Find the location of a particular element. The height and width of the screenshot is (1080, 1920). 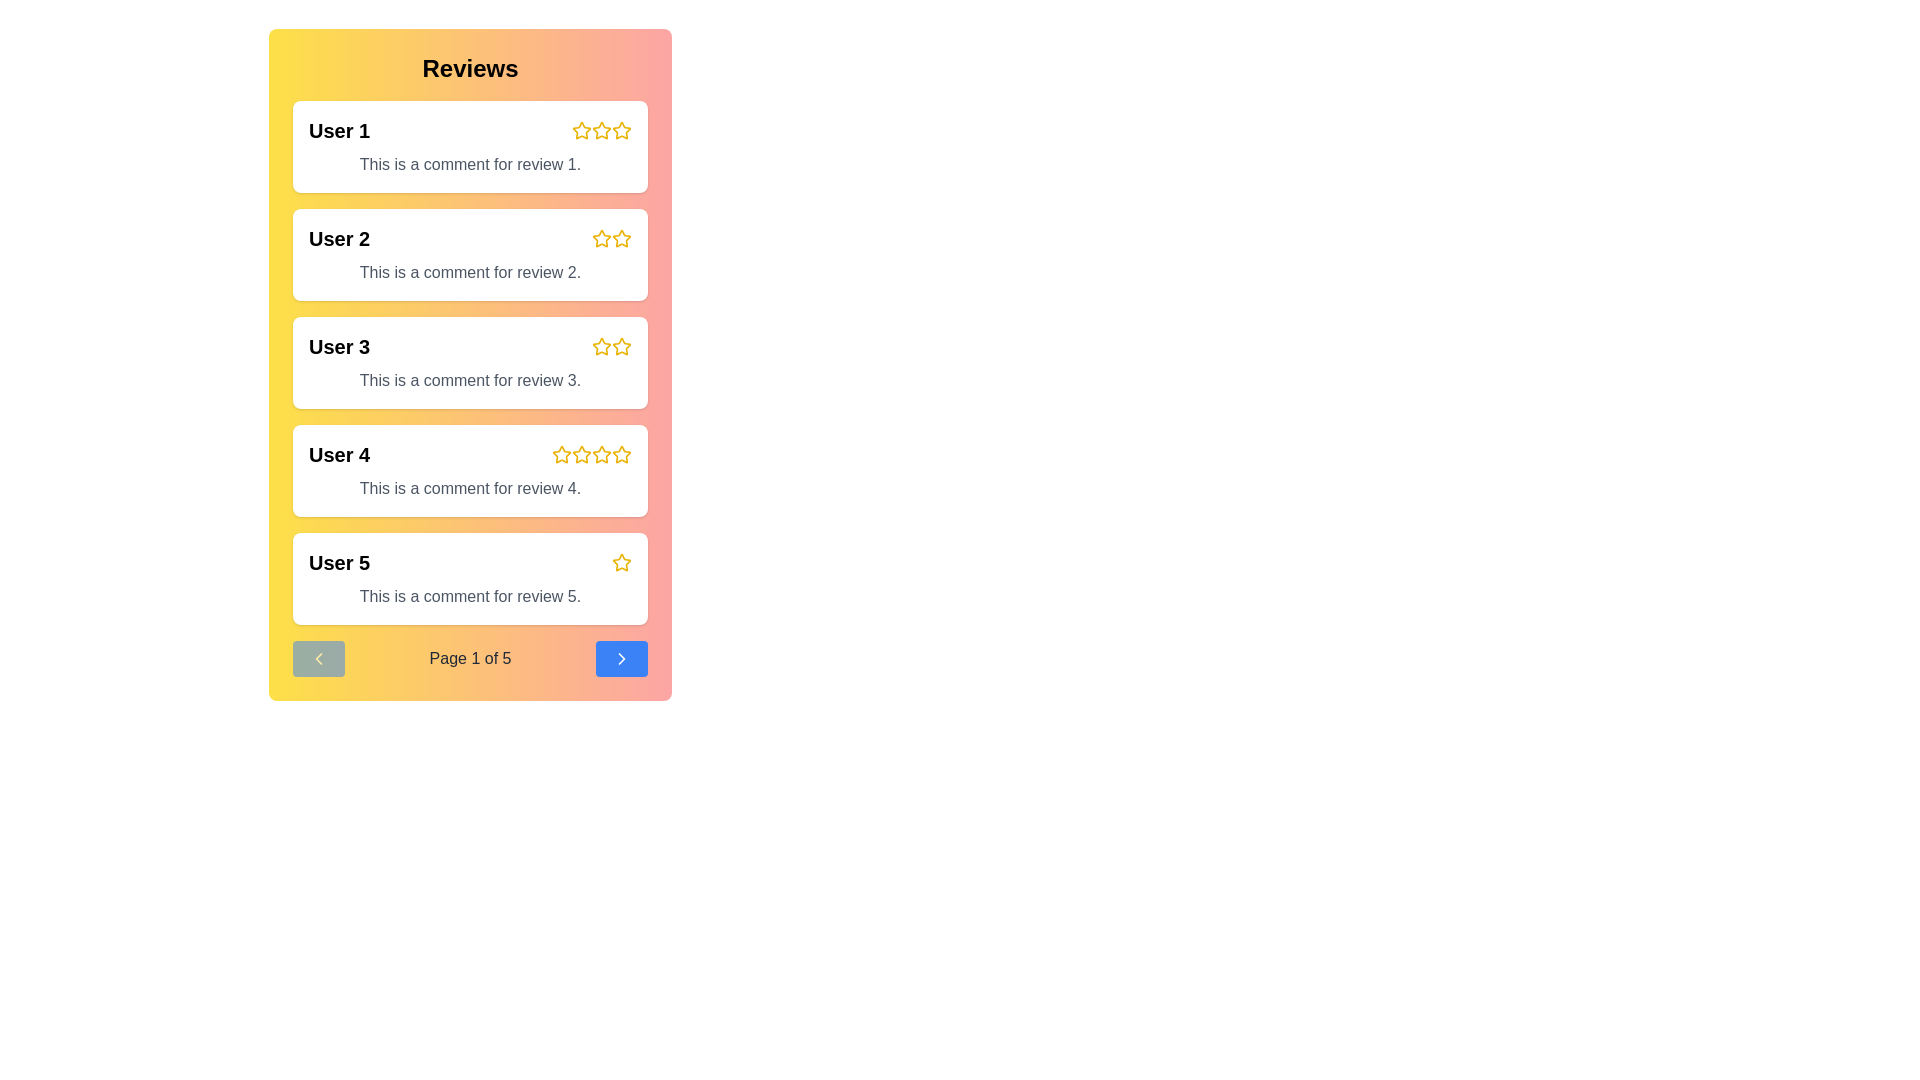

the text label identifying the author of the second review is located at coordinates (339, 238).